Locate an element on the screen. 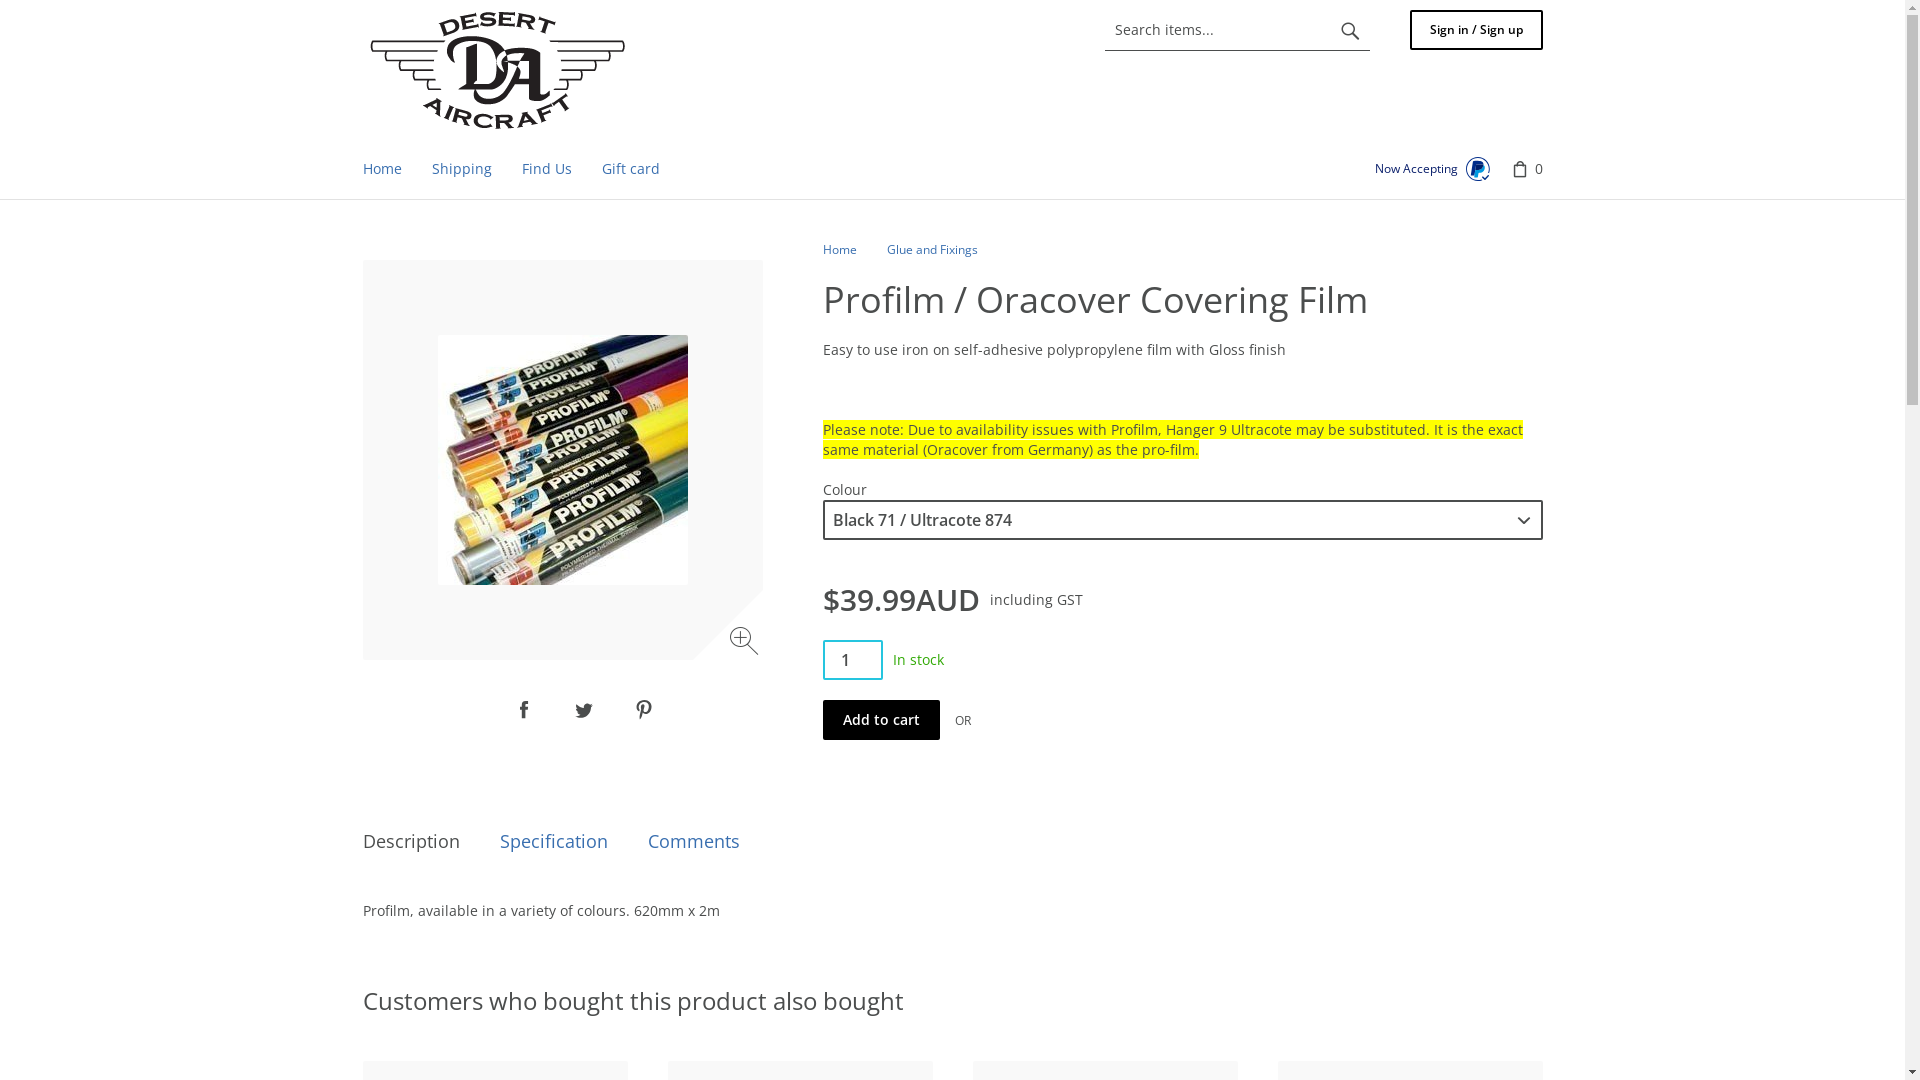 Image resolution: width=1920 pixels, height=1080 pixels. 'Home' is located at coordinates (498, 68).